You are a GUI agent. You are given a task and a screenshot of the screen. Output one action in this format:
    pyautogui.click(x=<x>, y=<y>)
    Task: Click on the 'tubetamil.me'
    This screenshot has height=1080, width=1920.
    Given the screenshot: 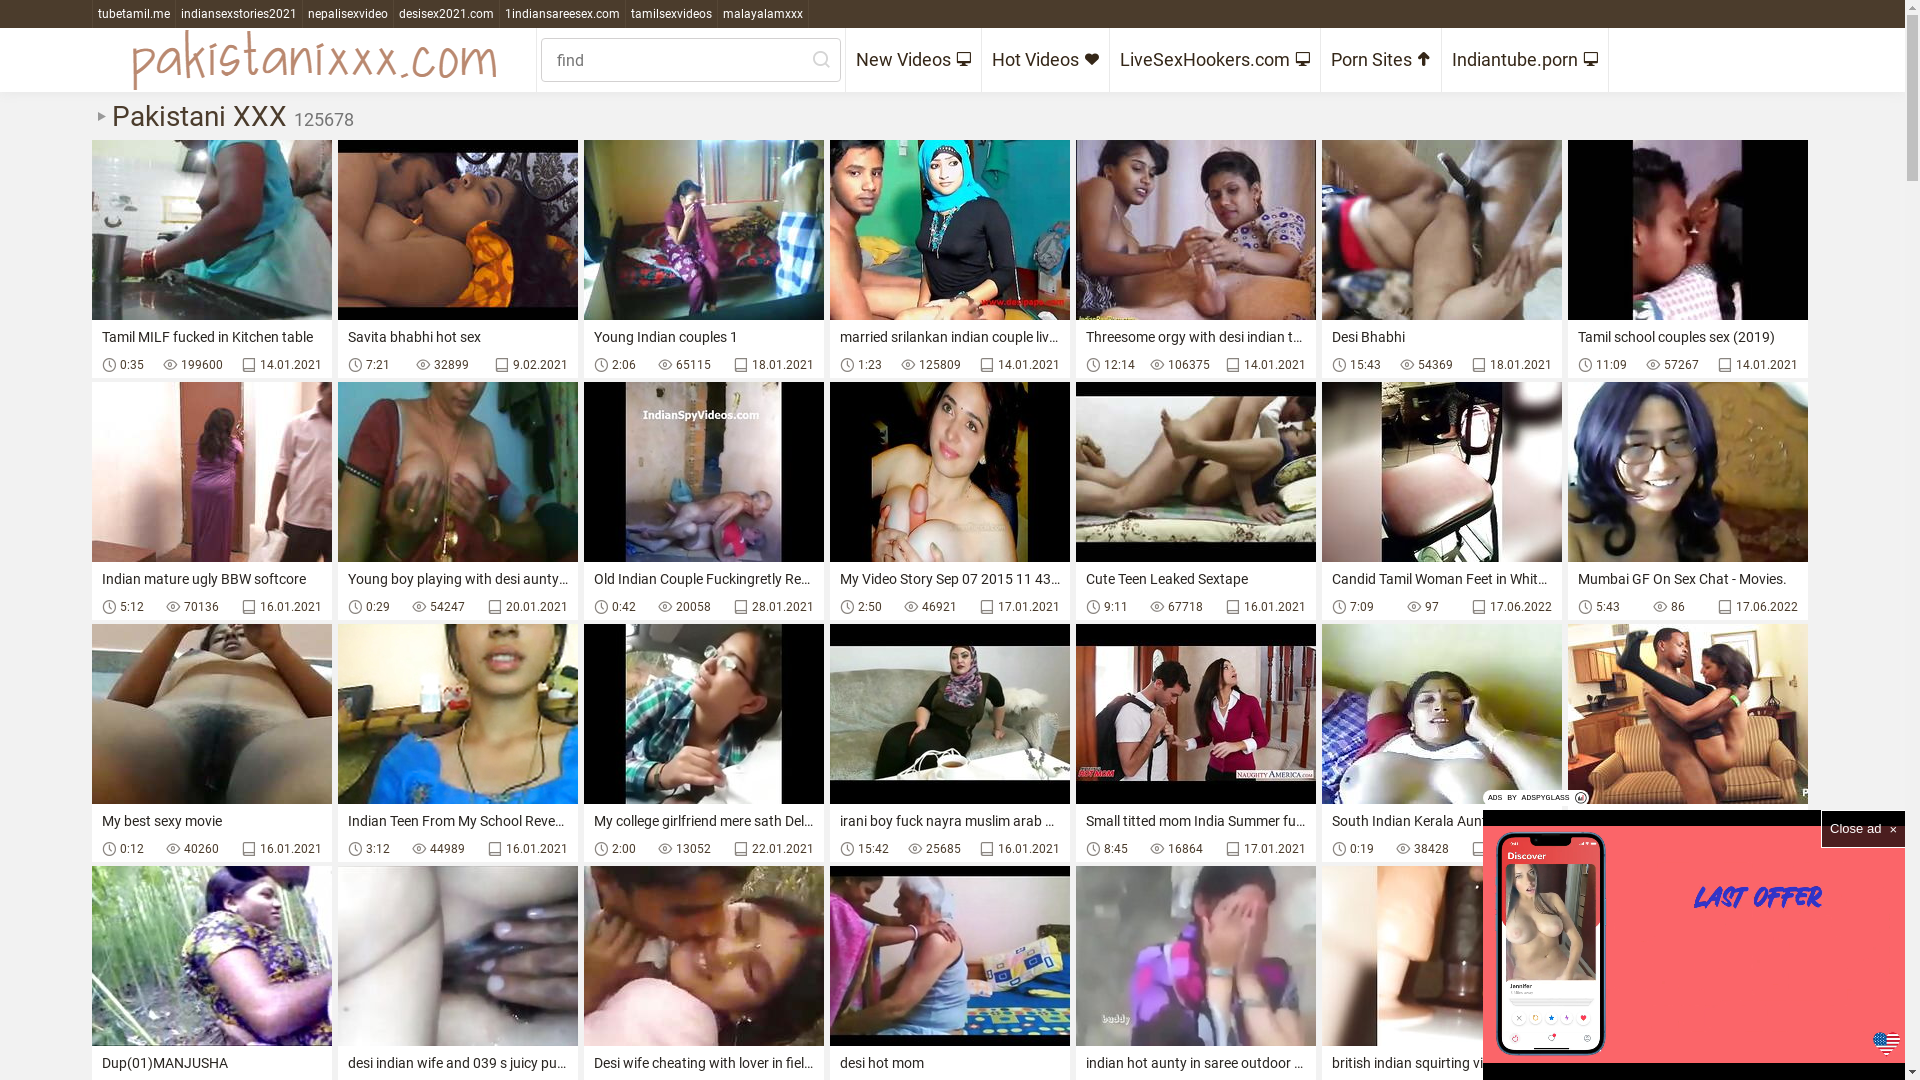 What is the action you would take?
    pyautogui.click(x=132, y=14)
    